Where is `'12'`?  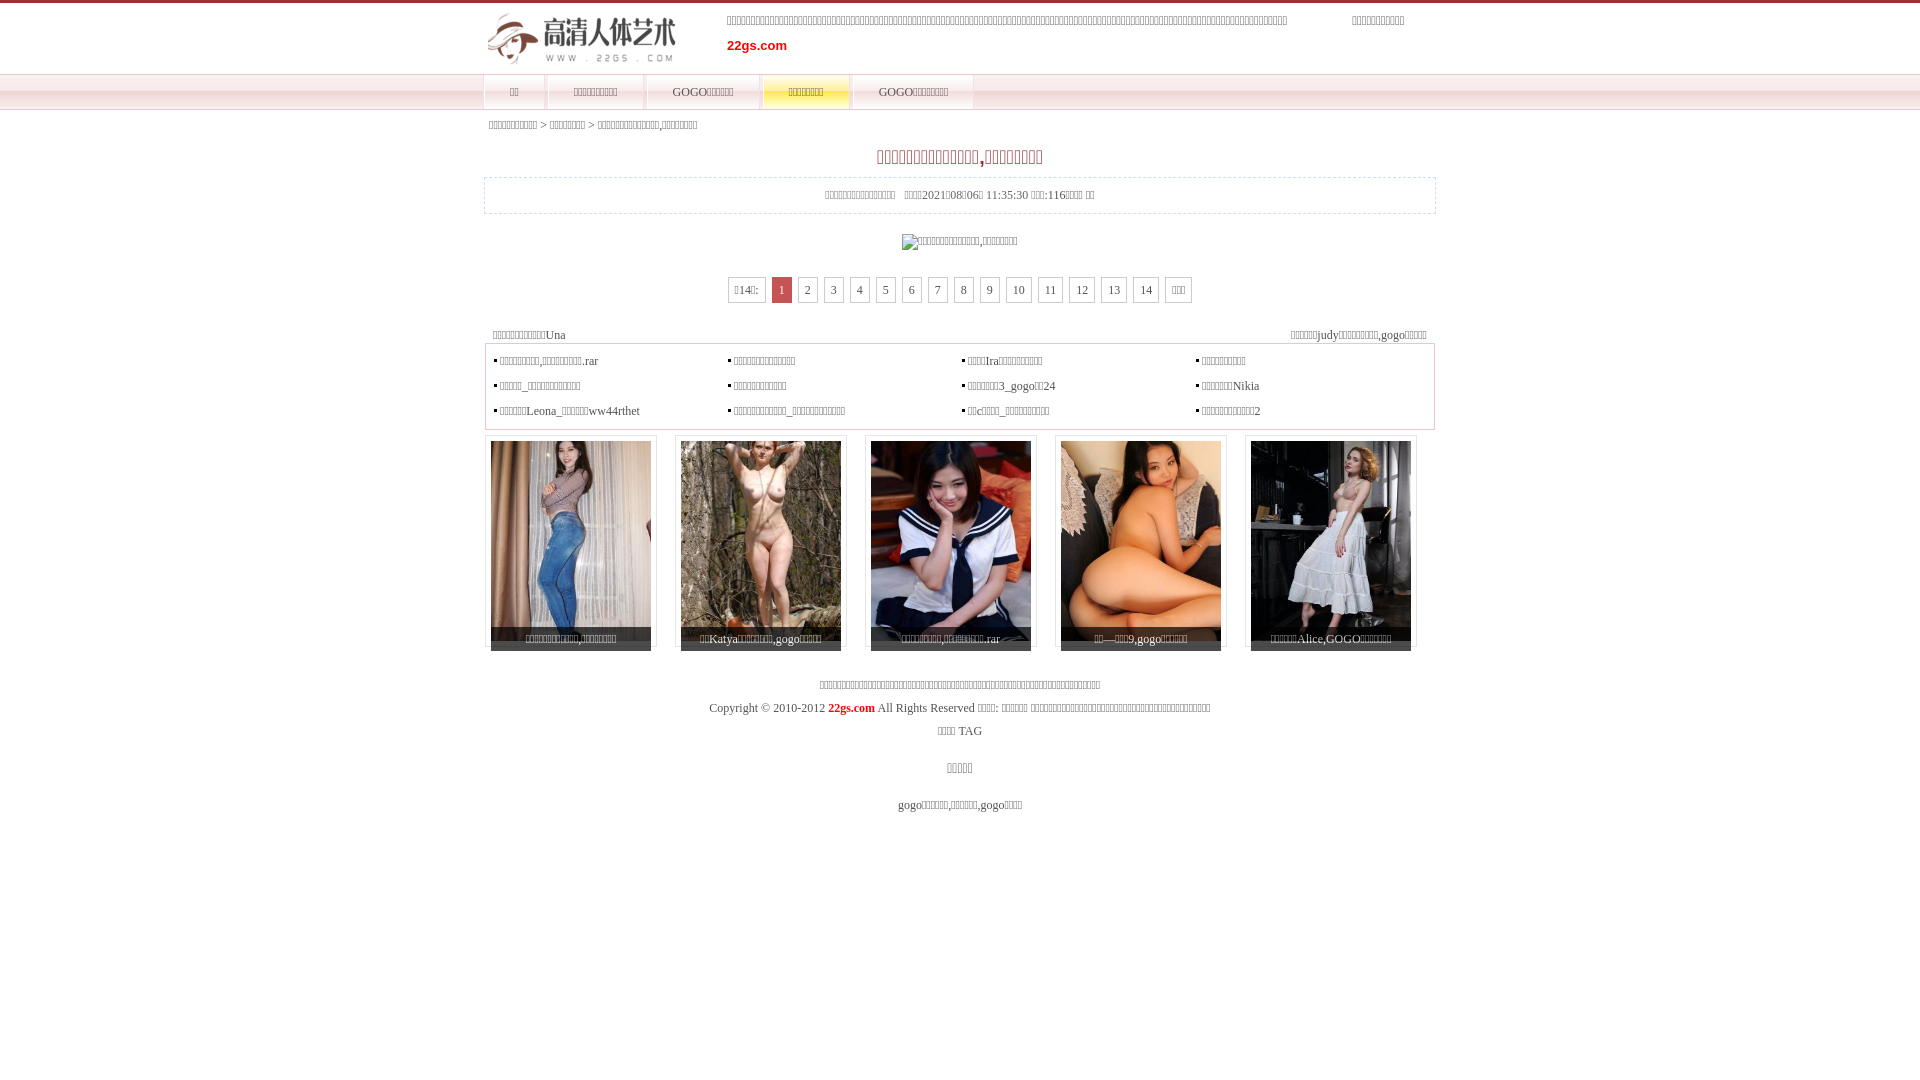 '12' is located at coordinates (1068, 289).